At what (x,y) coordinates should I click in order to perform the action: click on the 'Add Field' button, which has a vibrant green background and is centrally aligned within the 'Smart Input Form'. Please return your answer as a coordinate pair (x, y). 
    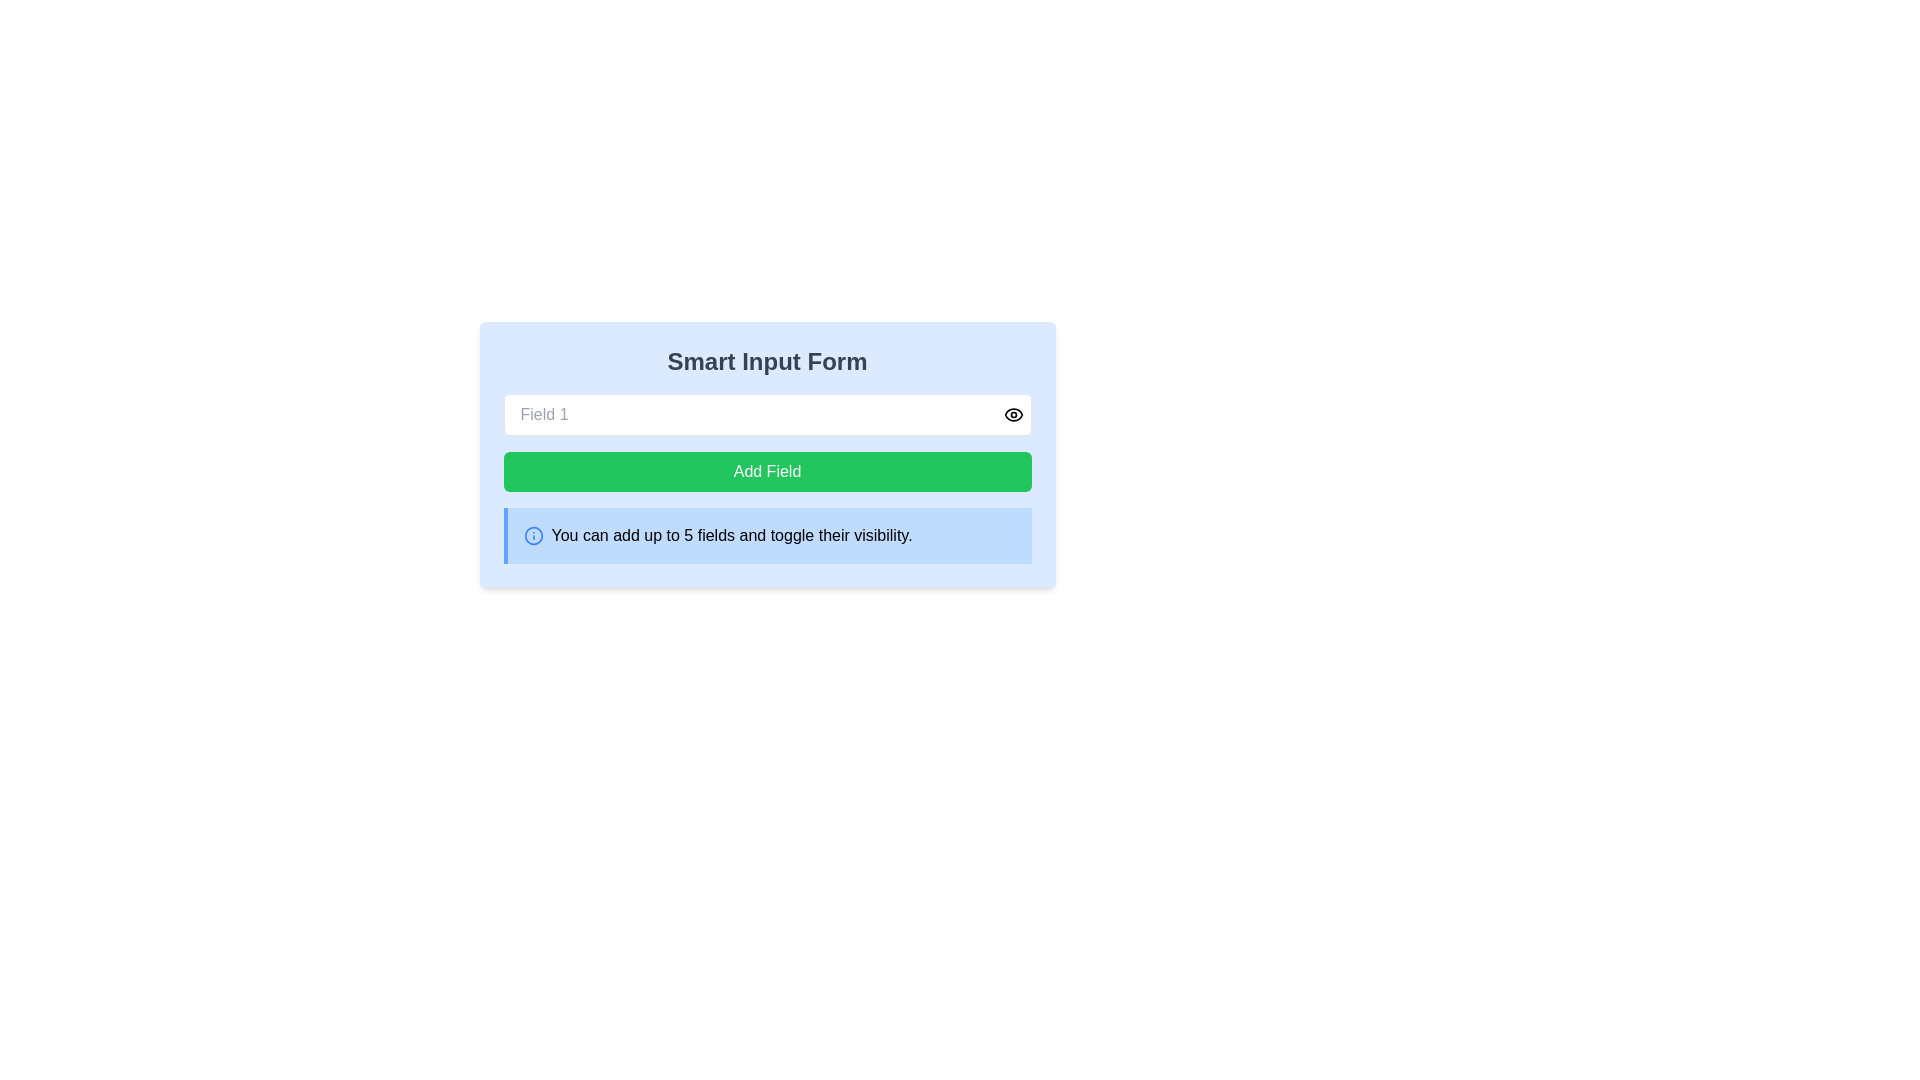
    Looking at the image, I should click on (766, 471).